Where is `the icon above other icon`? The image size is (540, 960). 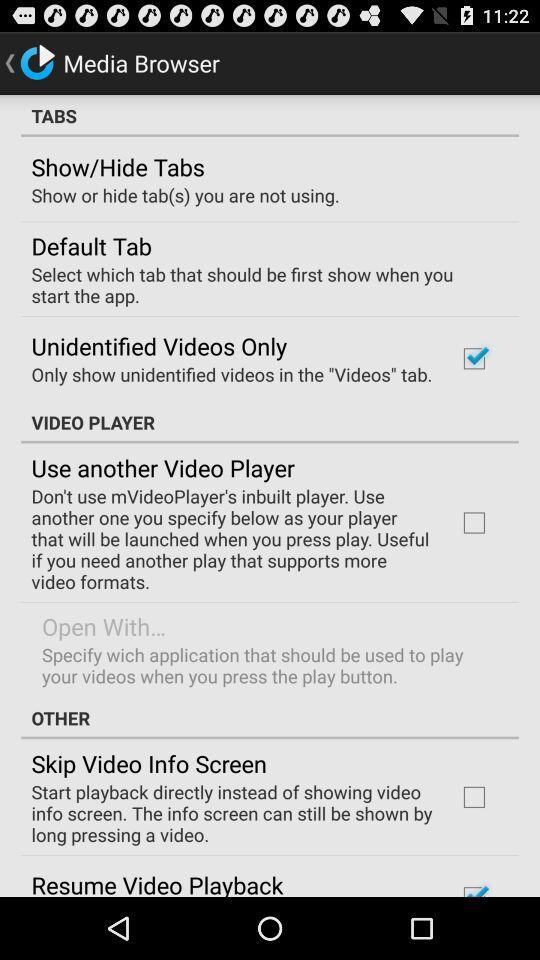 the icon above other icon is located at coordinates (268, 665).